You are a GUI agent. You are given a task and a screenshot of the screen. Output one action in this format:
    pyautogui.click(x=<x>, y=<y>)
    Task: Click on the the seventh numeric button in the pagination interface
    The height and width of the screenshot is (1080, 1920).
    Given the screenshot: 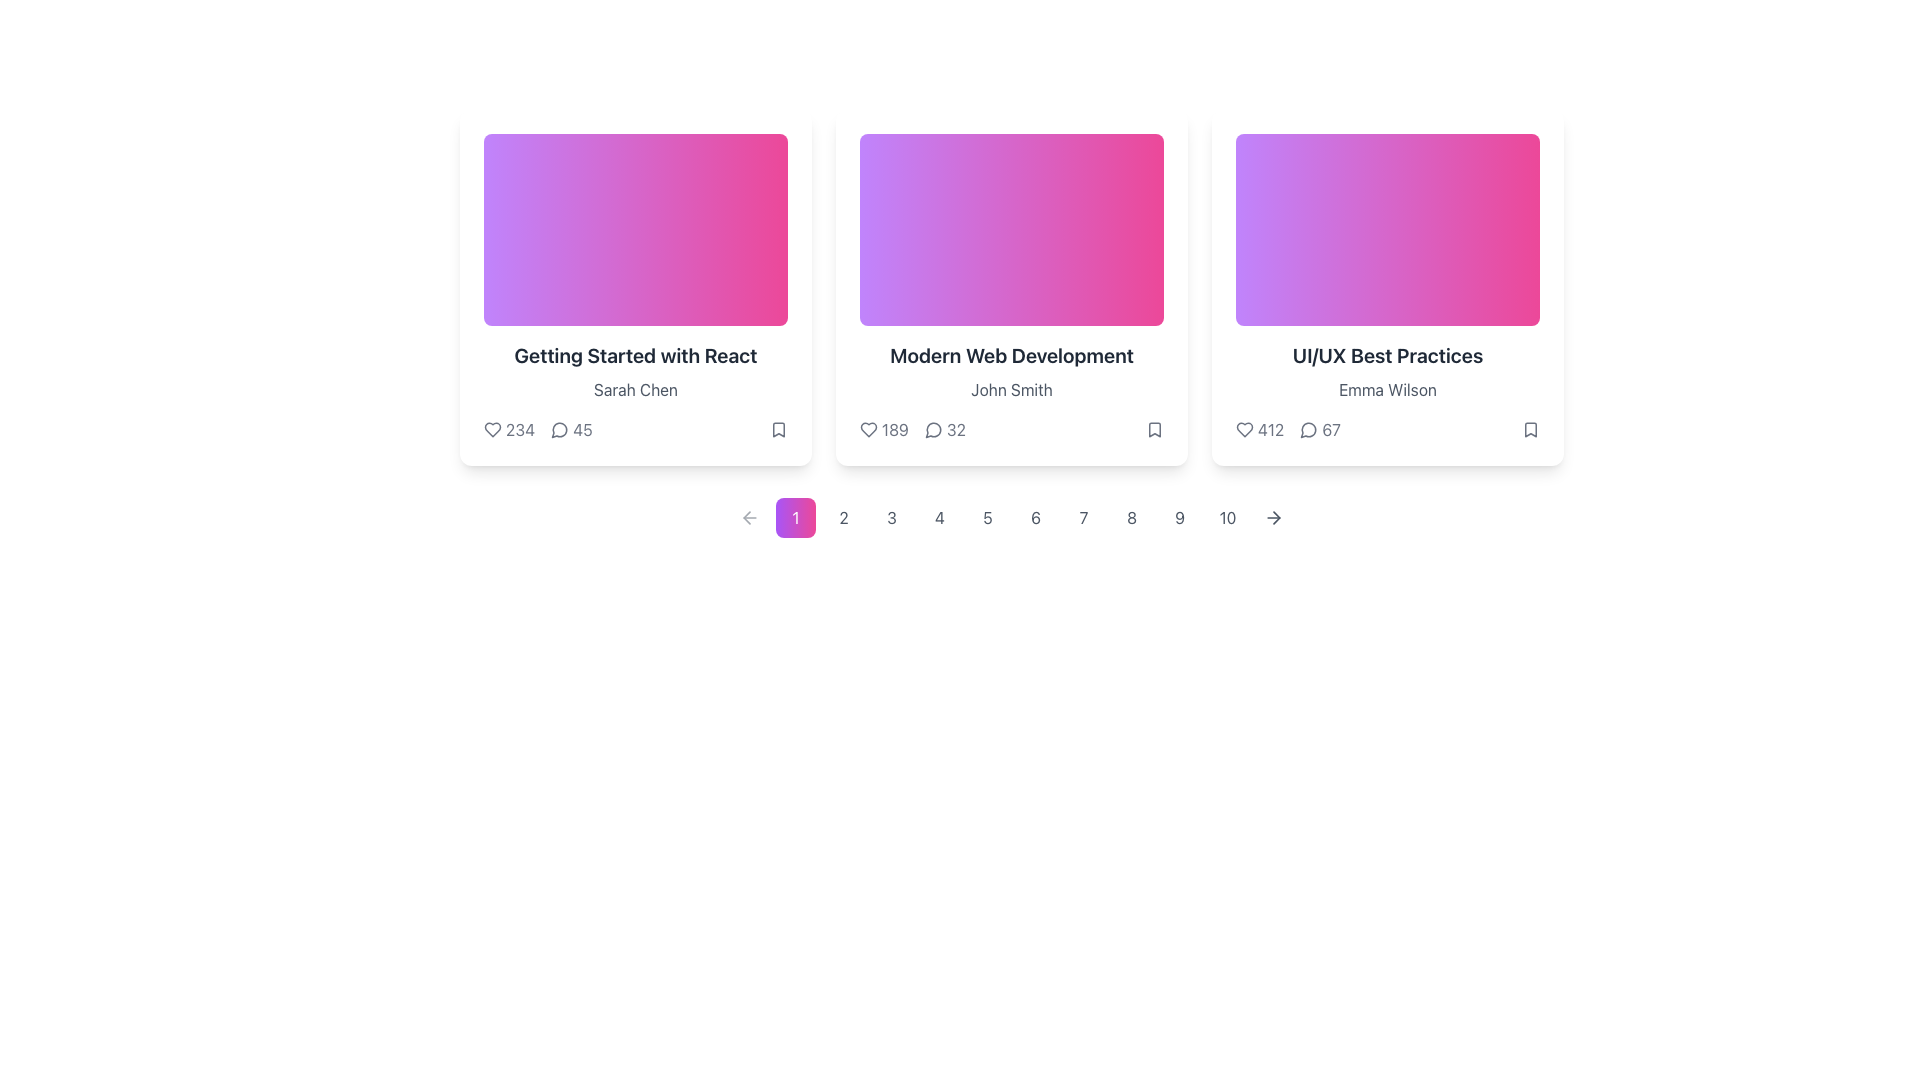 What is the action you would take?
    pyautogui.click(x=1083, y=516)
    